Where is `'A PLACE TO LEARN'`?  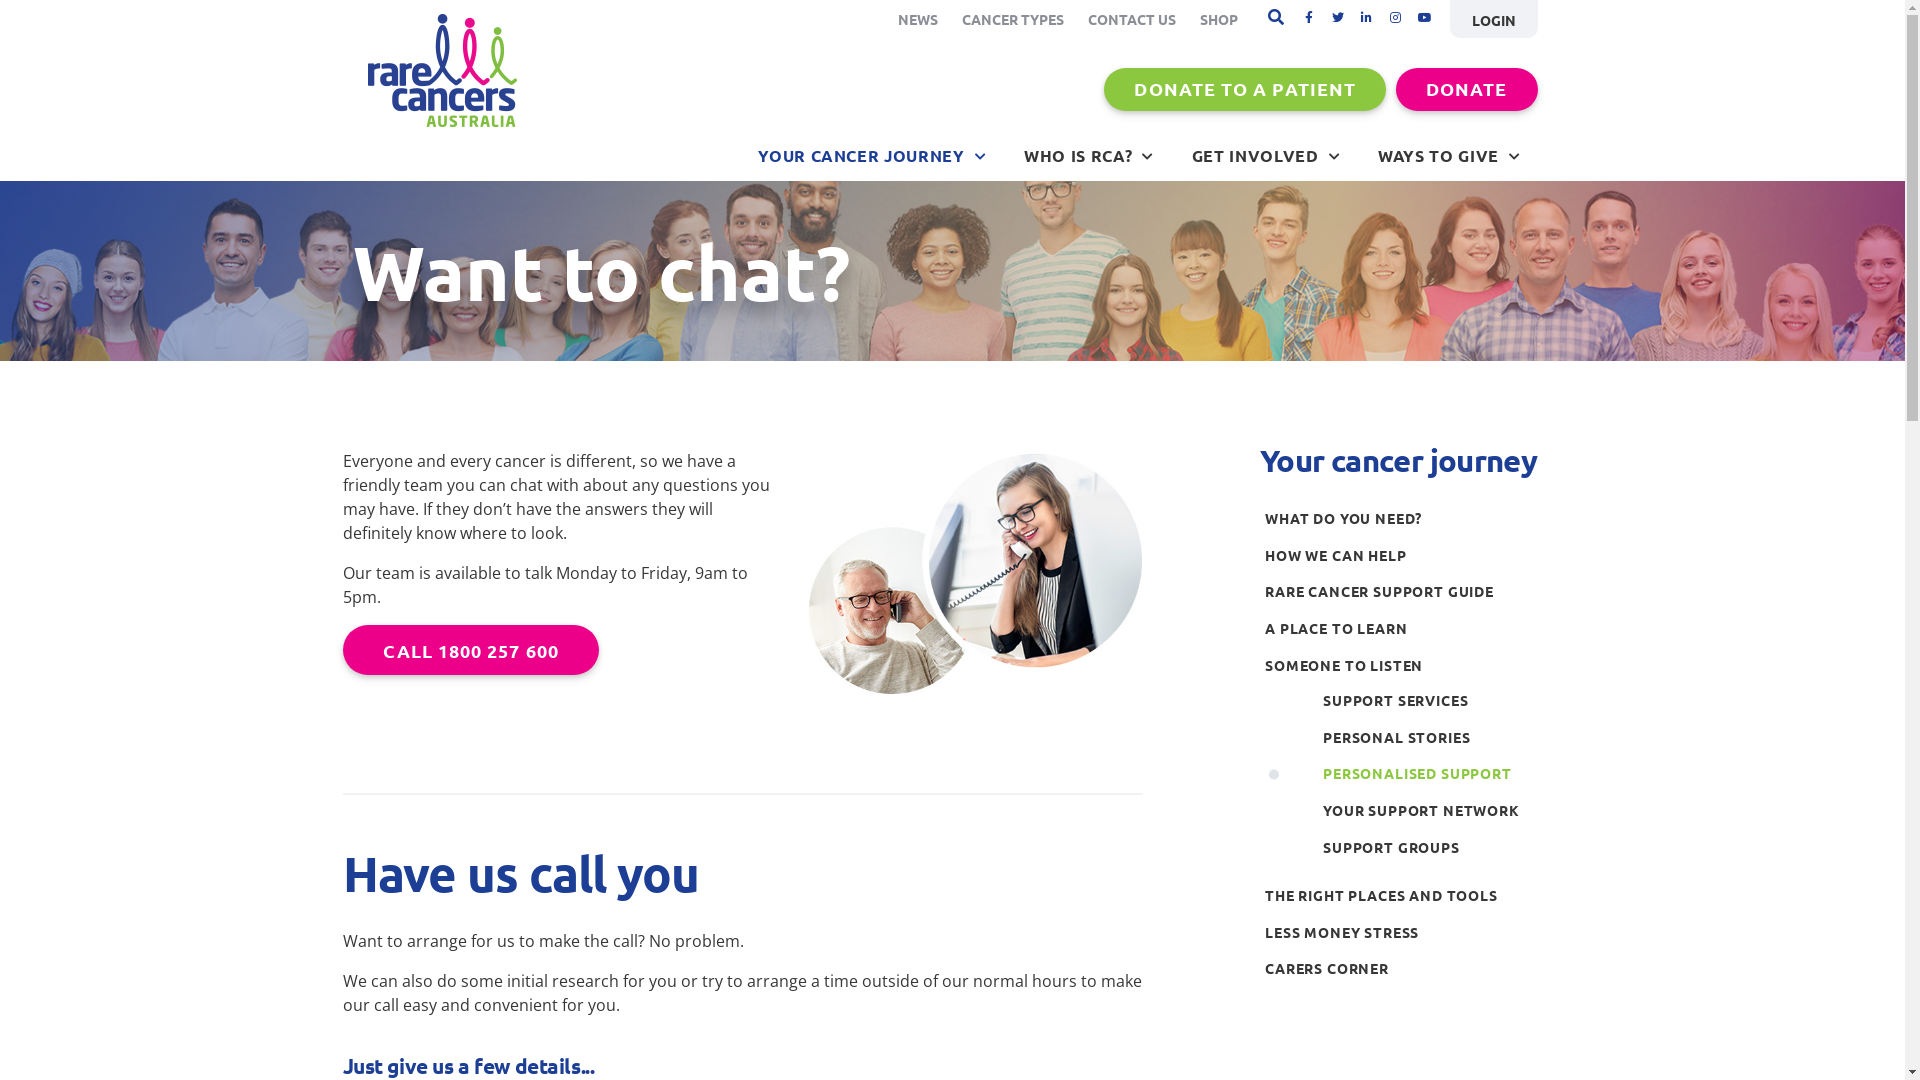 'A PLACE TO LEARN' is located at coordinates (1258, 627).